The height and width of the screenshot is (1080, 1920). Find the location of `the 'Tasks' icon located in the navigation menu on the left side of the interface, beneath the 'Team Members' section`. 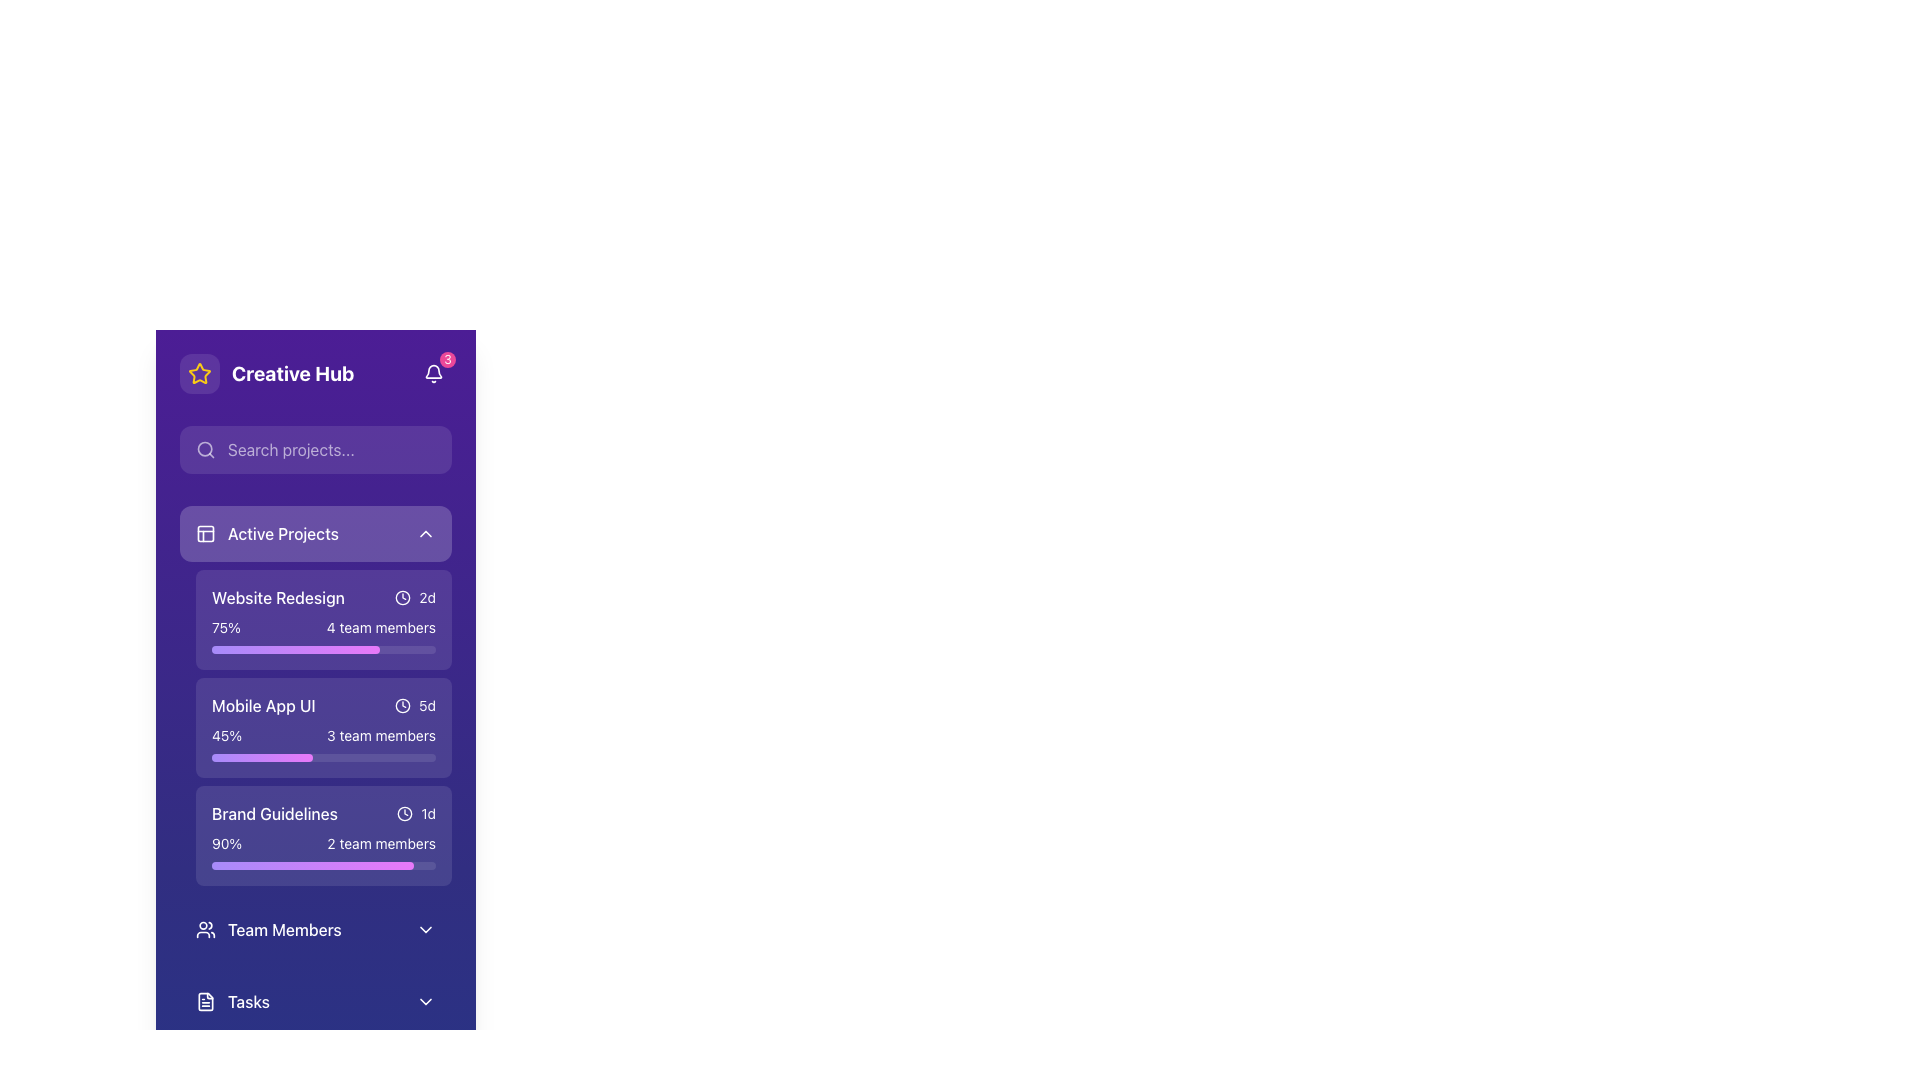

the 'Tasks' icon located in the navigation menu on the left side of the interface, beneath the 'Team Members' section is located at coordinates (206, 1002).